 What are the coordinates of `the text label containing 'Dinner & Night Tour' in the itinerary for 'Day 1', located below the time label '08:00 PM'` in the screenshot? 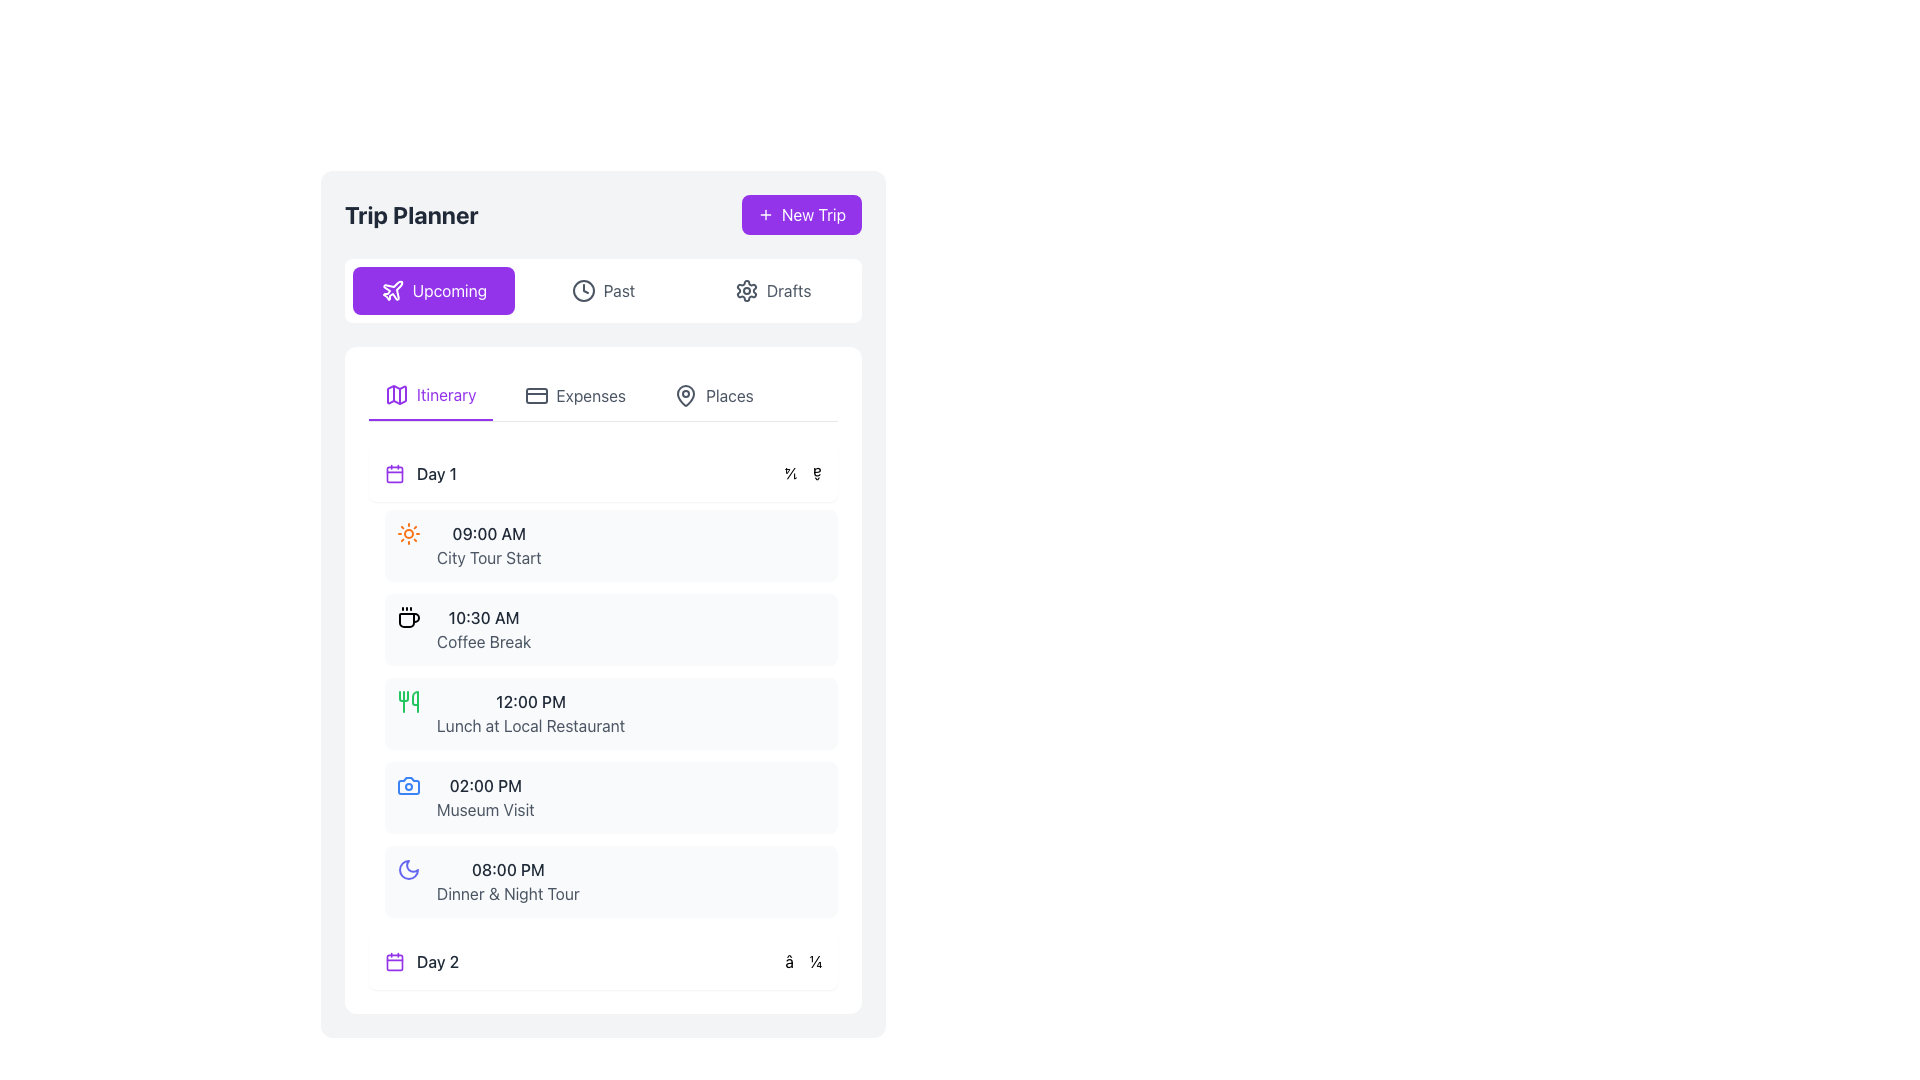 It's located at (508, 893).